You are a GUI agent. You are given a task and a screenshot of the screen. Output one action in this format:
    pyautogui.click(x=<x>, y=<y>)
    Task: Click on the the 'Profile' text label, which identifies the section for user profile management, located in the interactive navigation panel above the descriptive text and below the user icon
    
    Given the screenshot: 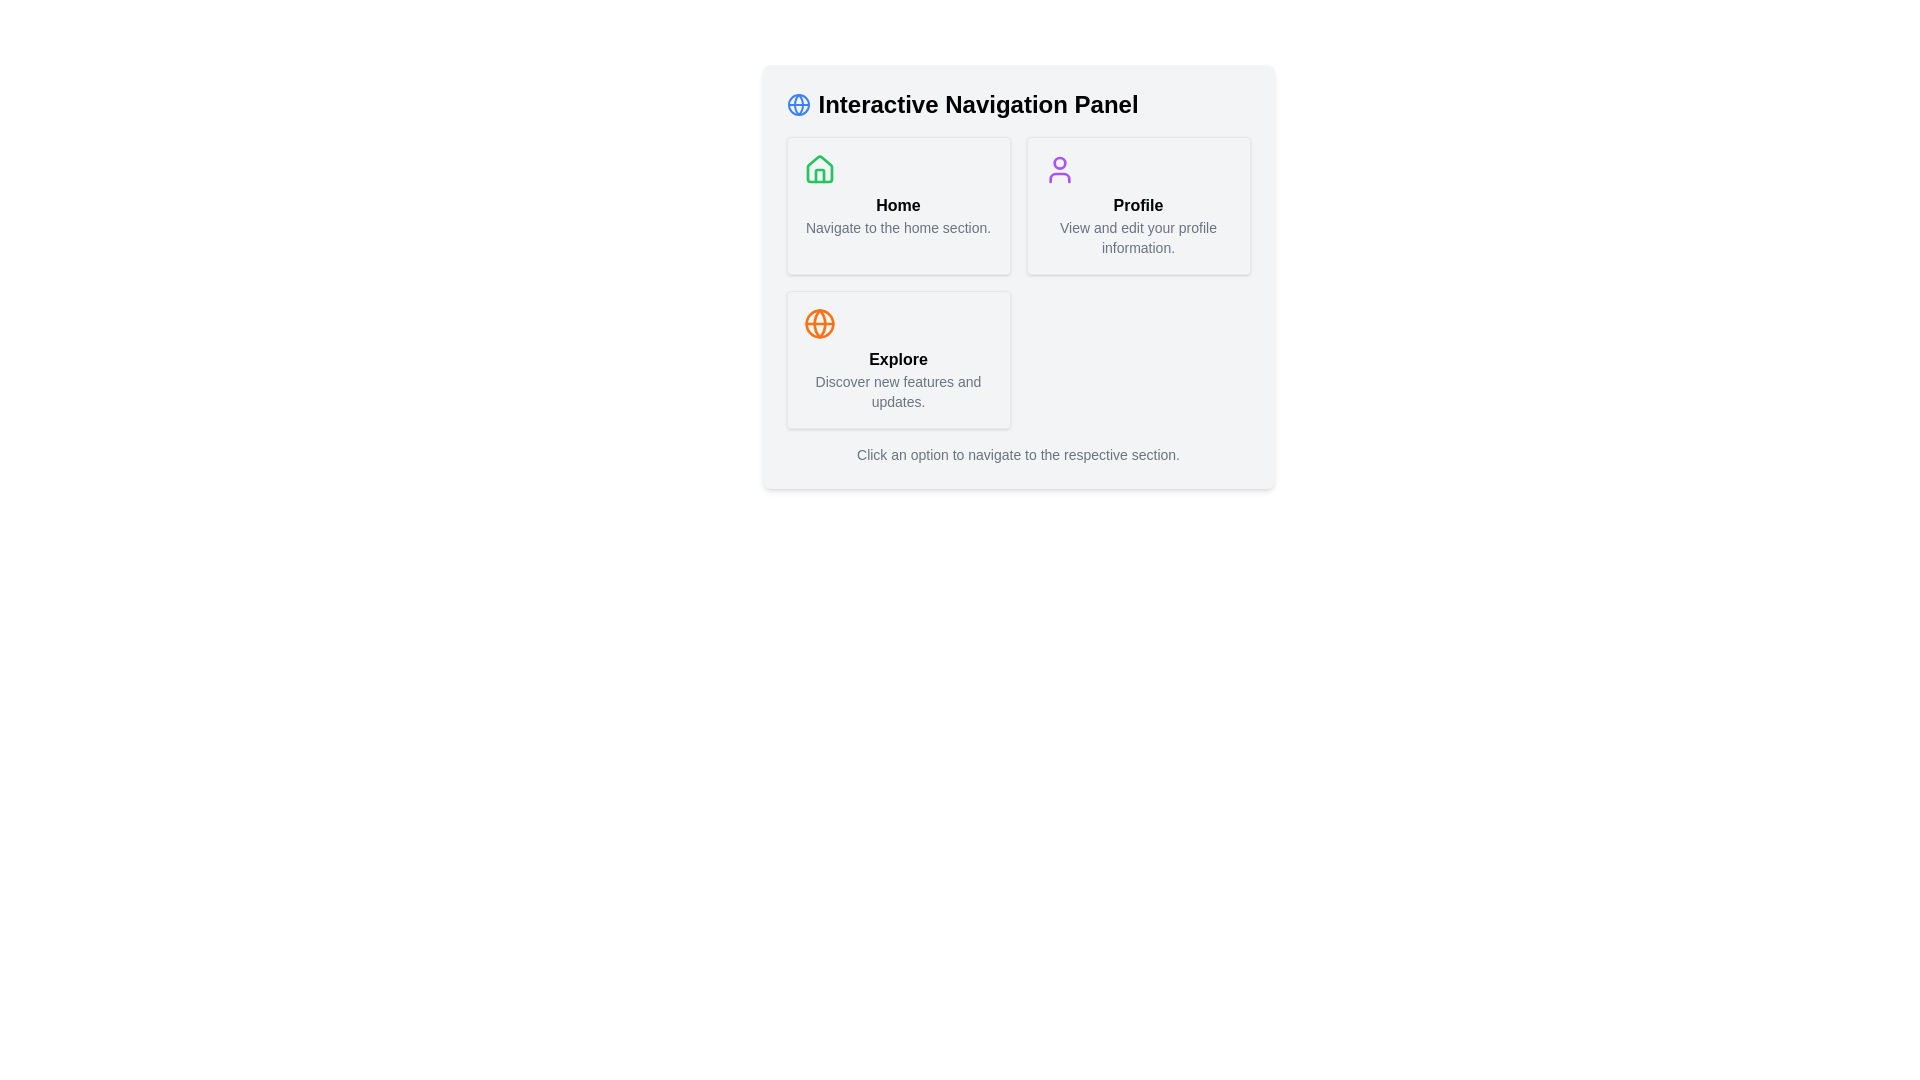 What is the action you would take?
    pyautogui.click(x=1138, y=205)
    